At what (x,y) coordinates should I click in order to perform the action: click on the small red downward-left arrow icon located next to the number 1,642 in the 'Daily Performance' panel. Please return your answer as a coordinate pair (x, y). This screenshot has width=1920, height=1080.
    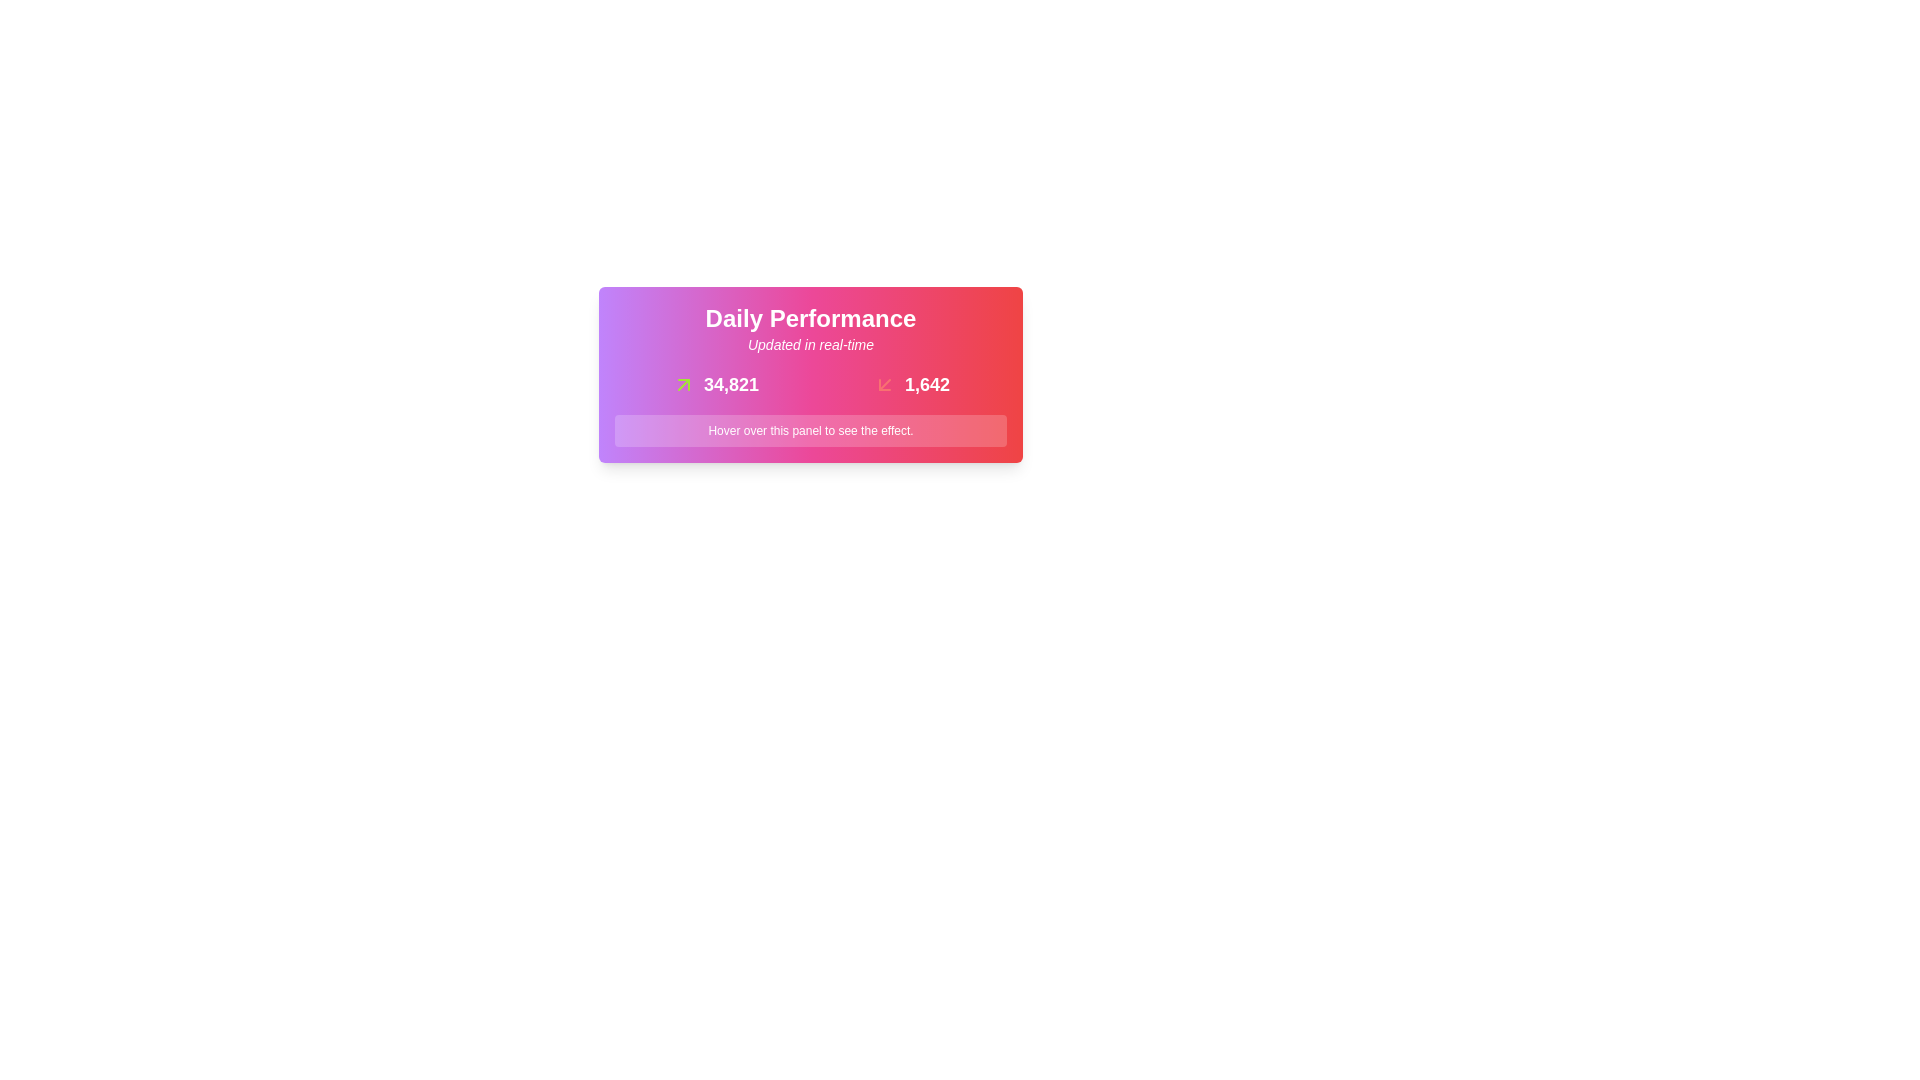
    Looking at the image, I should click on (883, 385).